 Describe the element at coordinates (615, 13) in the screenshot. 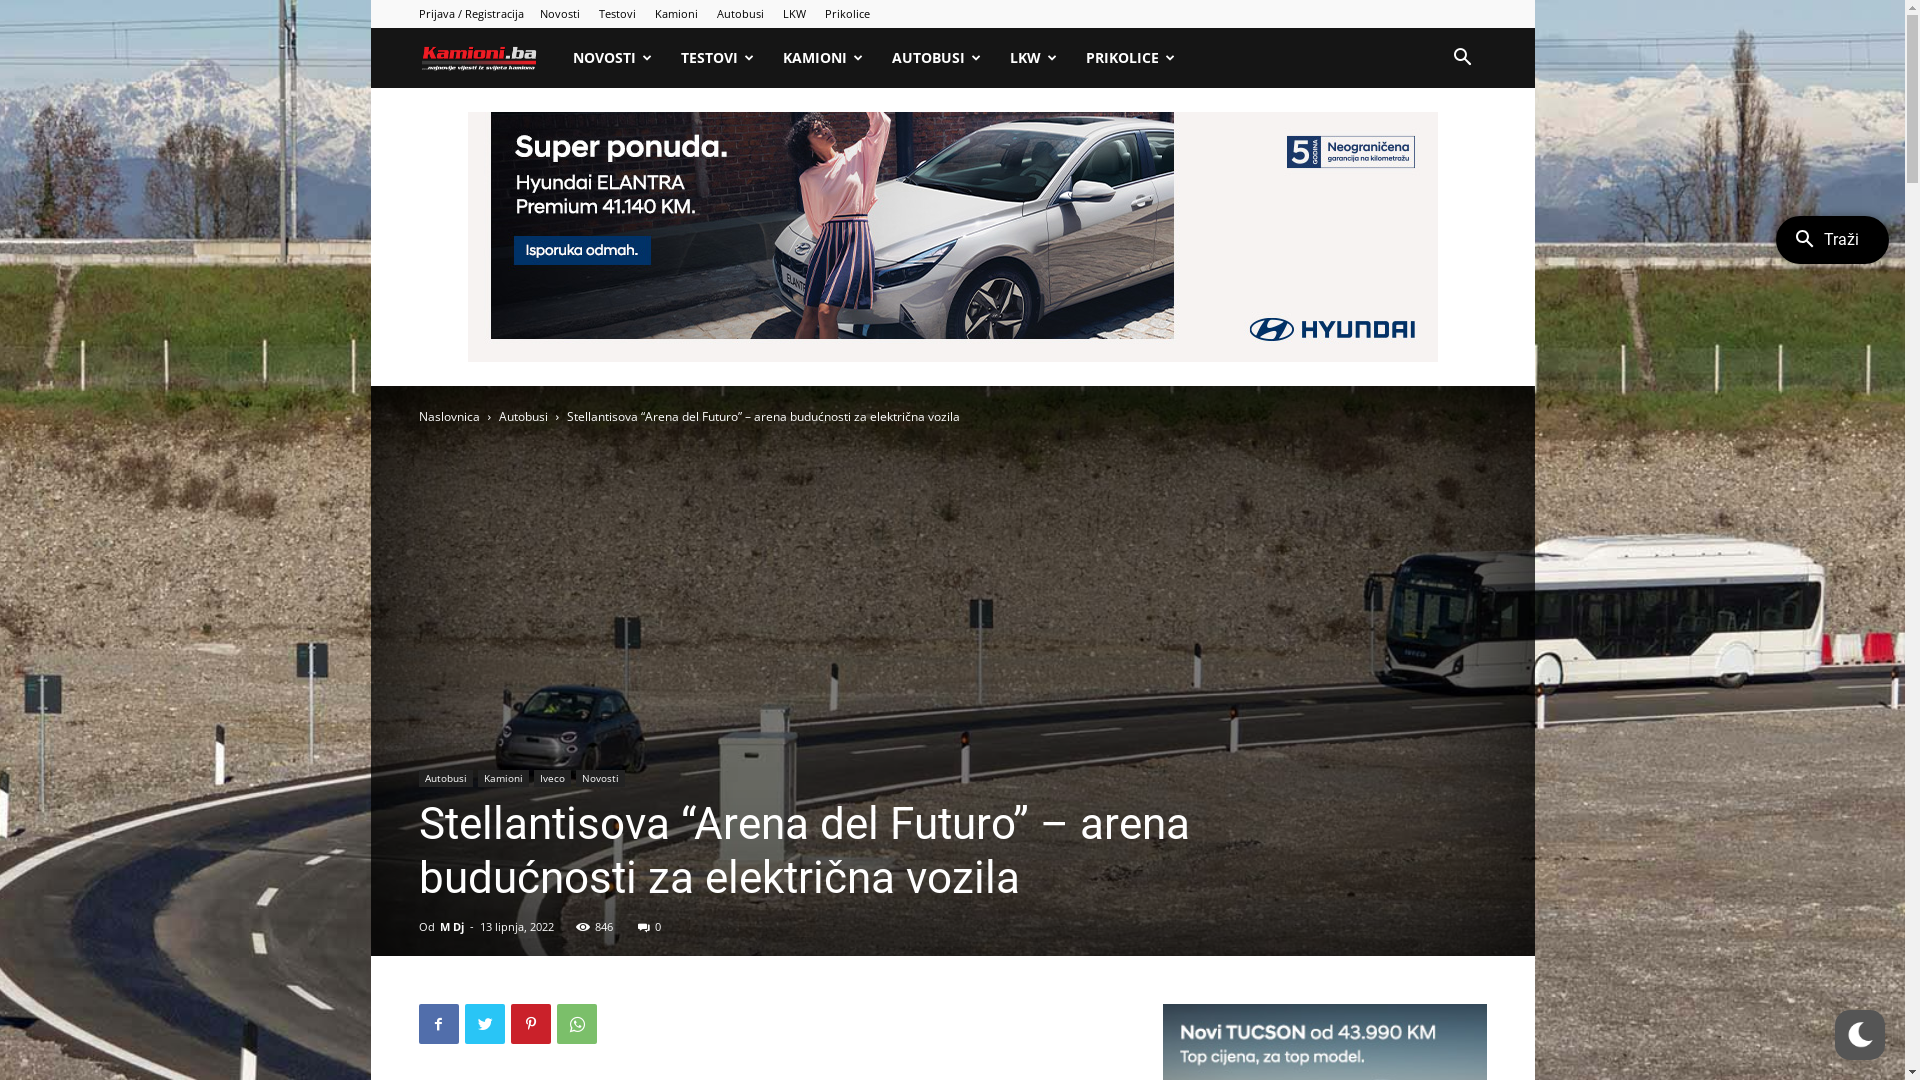

I see `'Testovi'` at that location.